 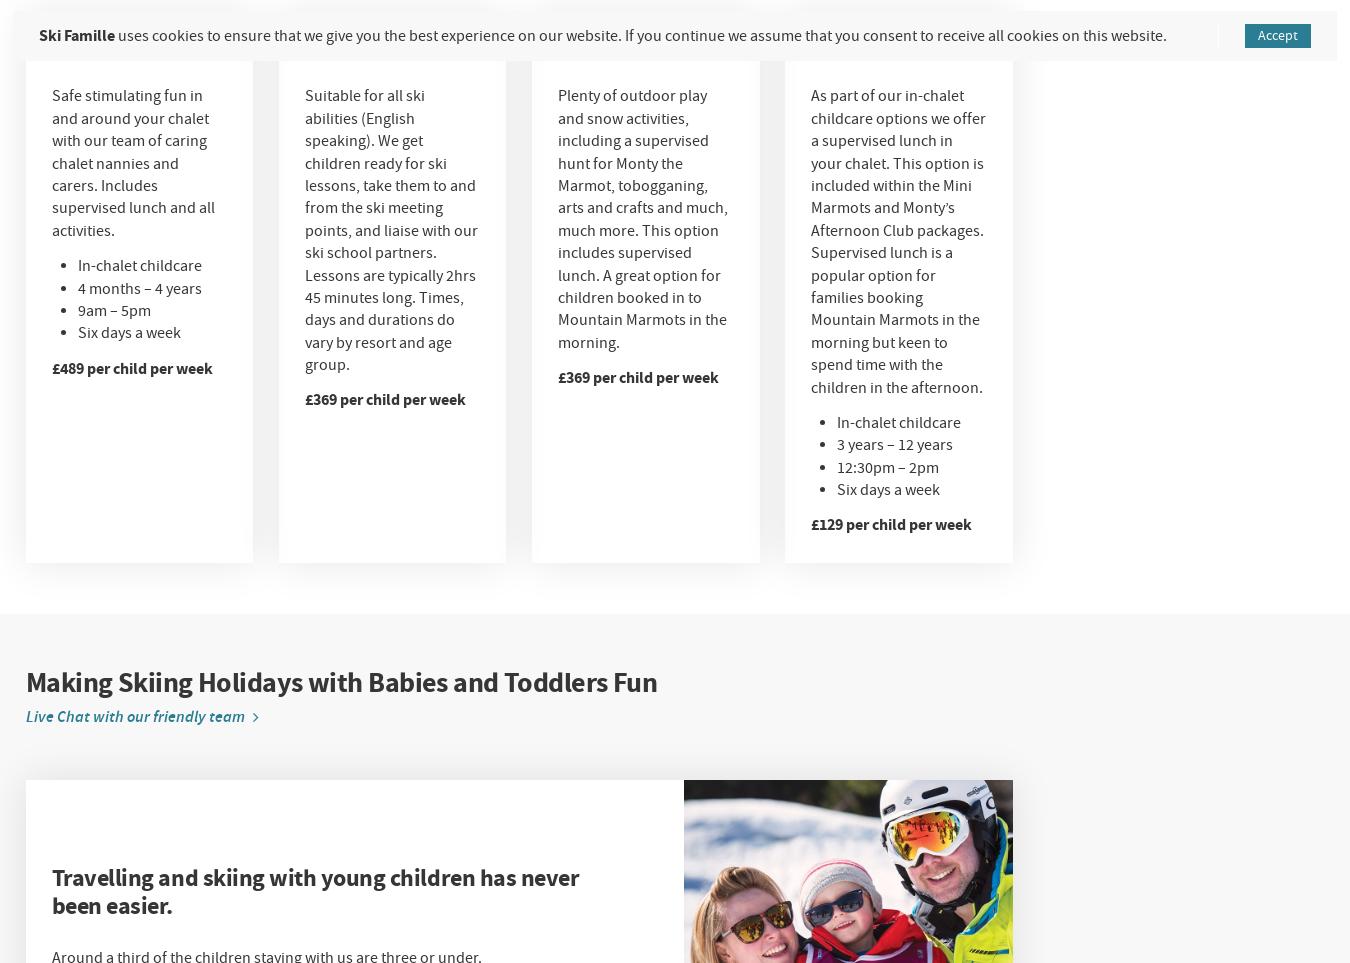 What do you see at coordinates (313, 890) in the screenshot?
I see `'Travelling and skiing with young children has never been easier.'` at bounding box center [313, 890].